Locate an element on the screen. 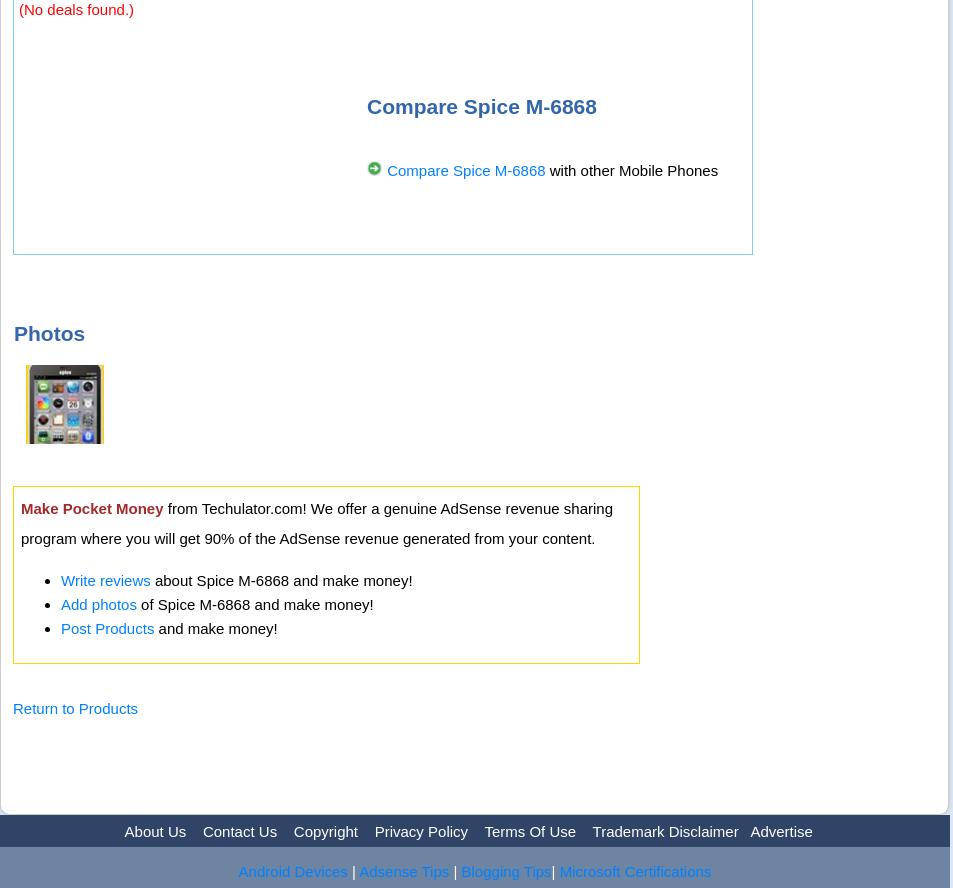 The height and width of the screenshot is (888, 953). 'Adsense Tips' is located at coordinates (402, 869).